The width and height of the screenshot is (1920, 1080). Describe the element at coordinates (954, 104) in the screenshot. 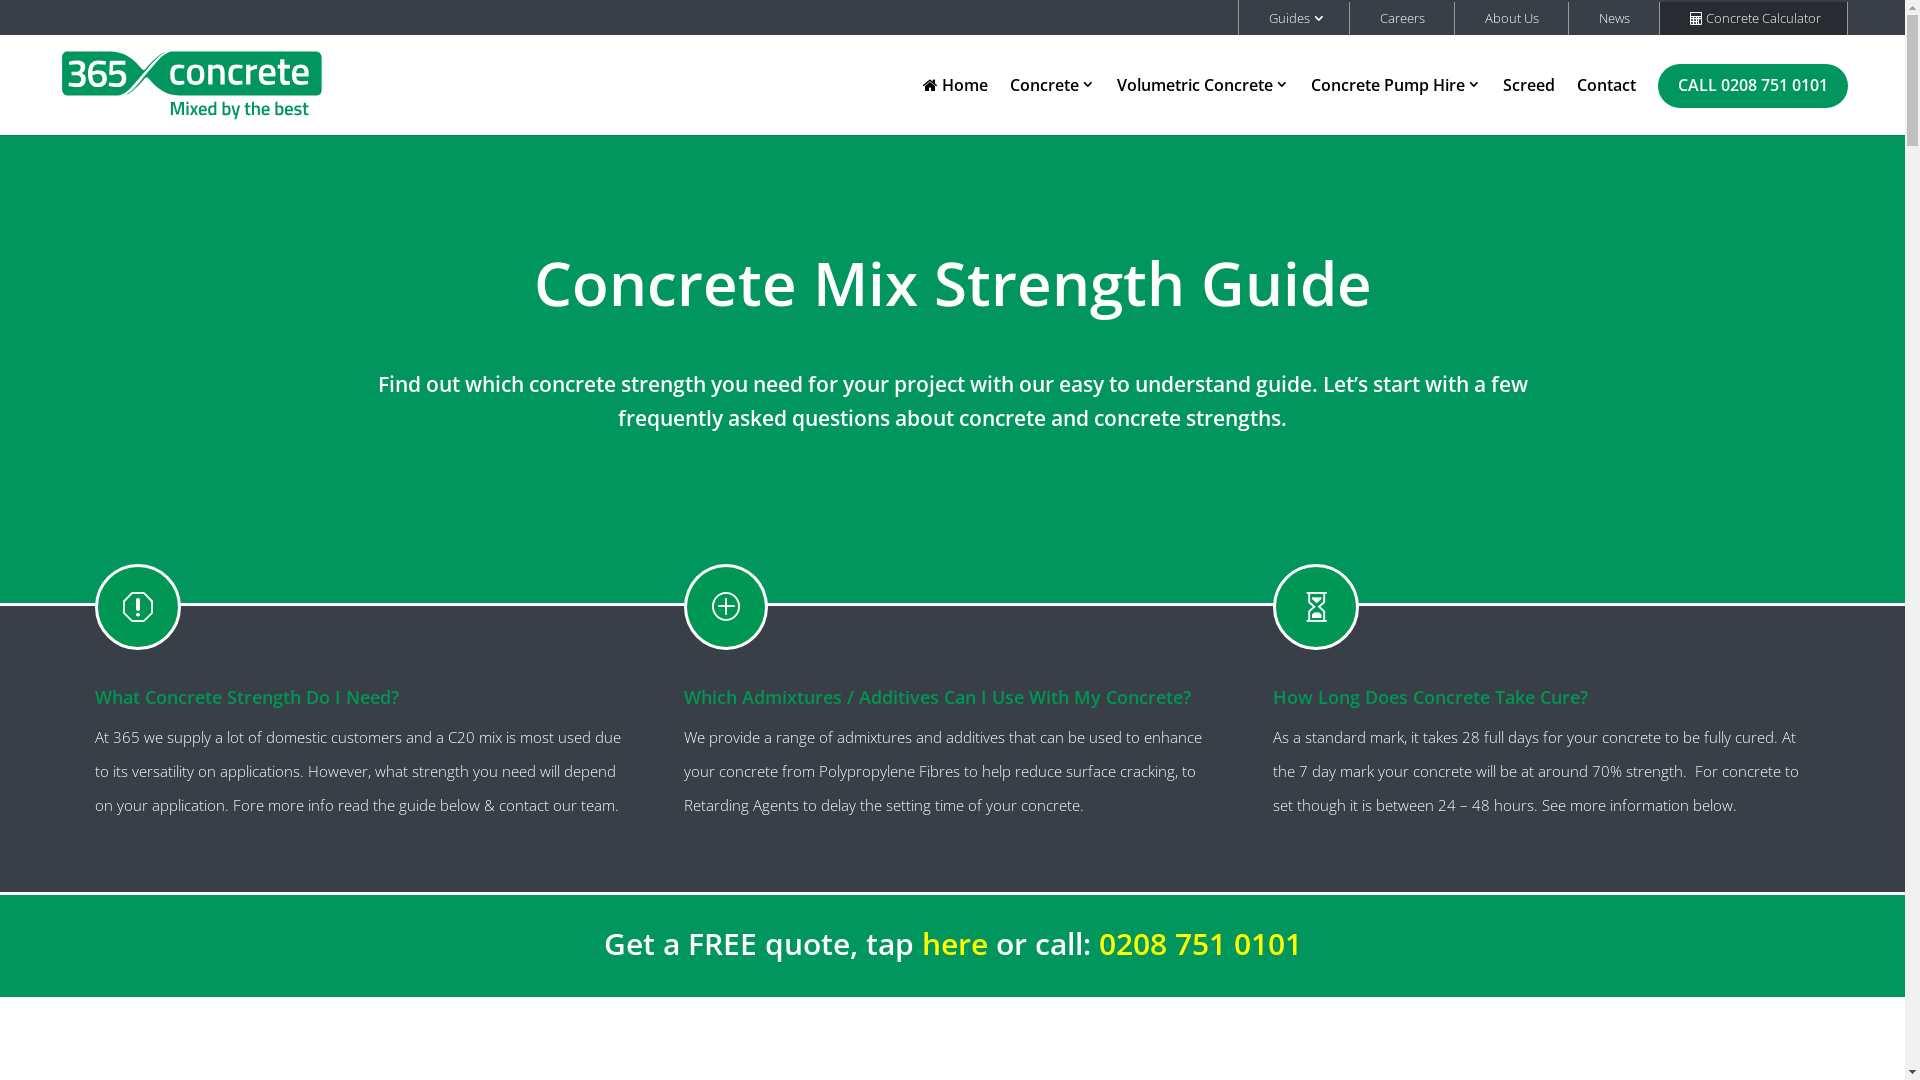

I see `'Home'` at that location.